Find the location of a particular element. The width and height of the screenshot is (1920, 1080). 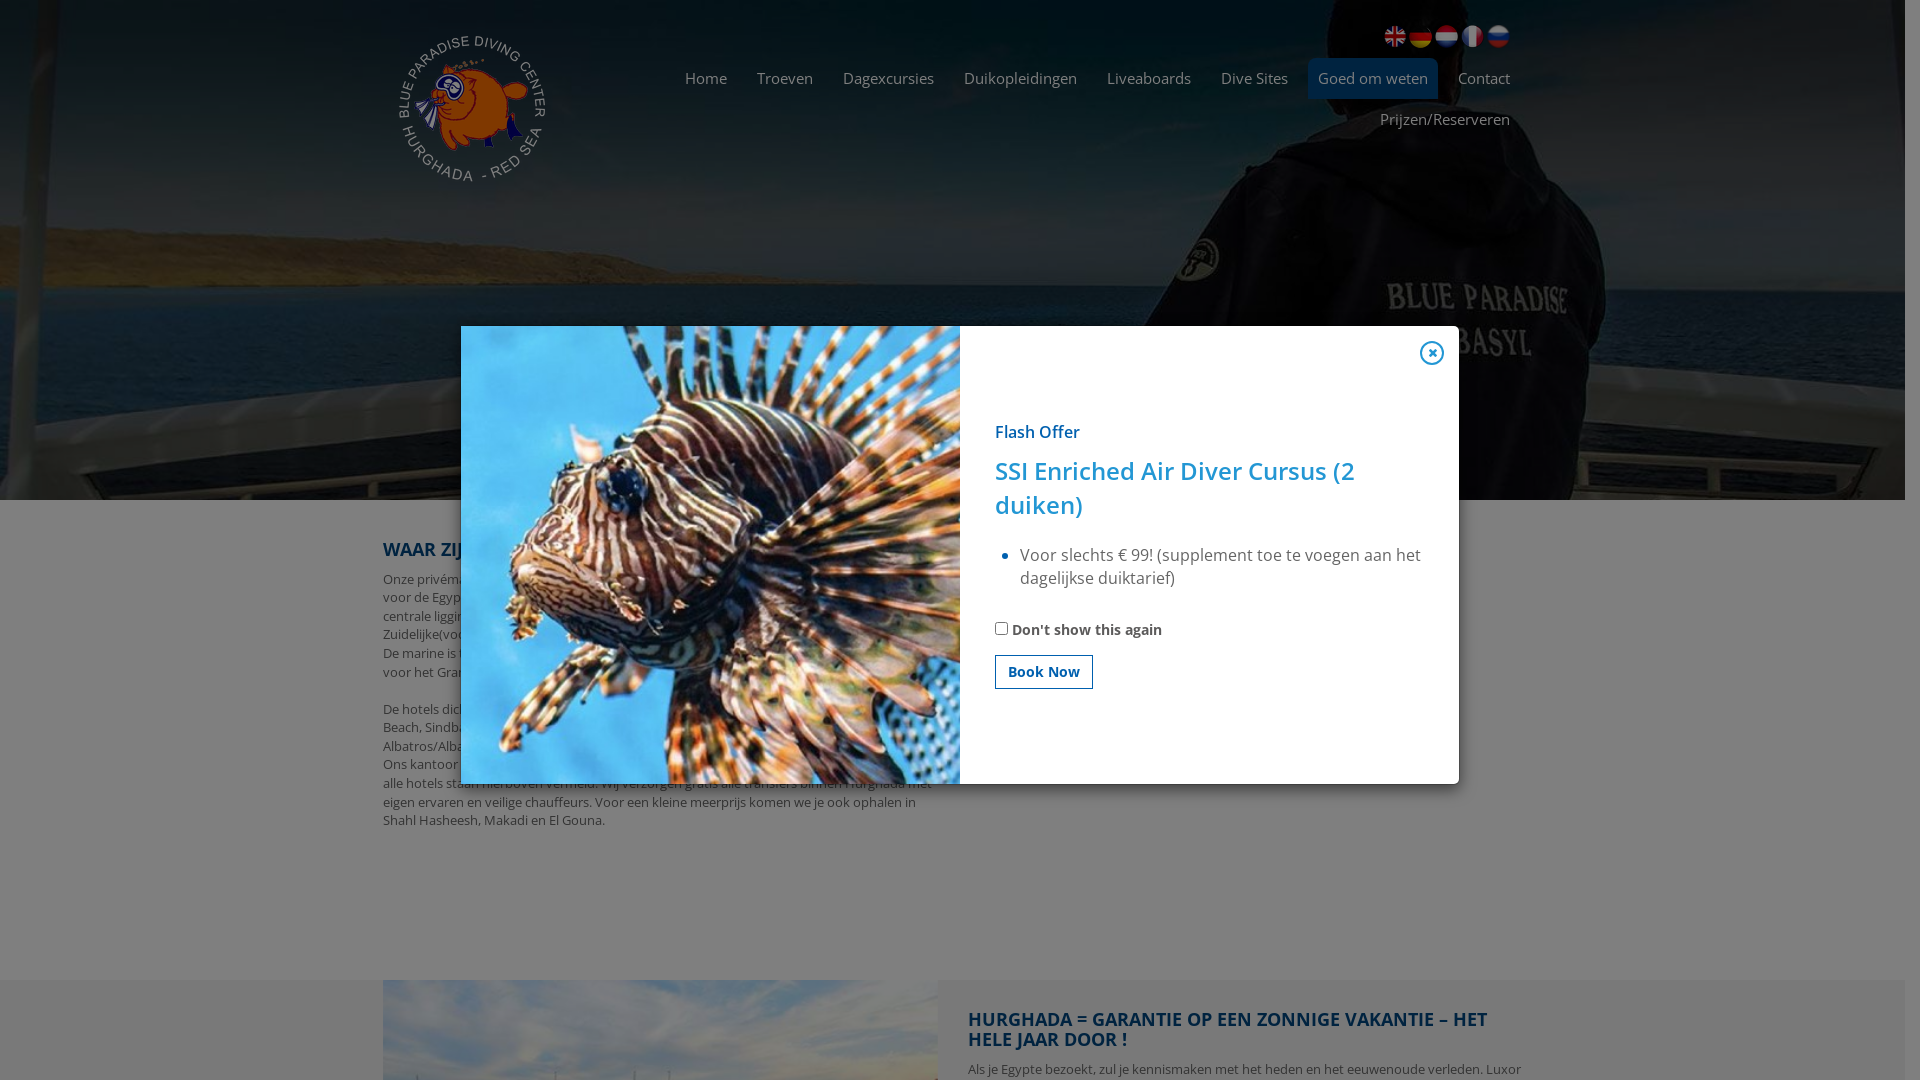

'Goed om weten' is located at coordinates (1371, 77).